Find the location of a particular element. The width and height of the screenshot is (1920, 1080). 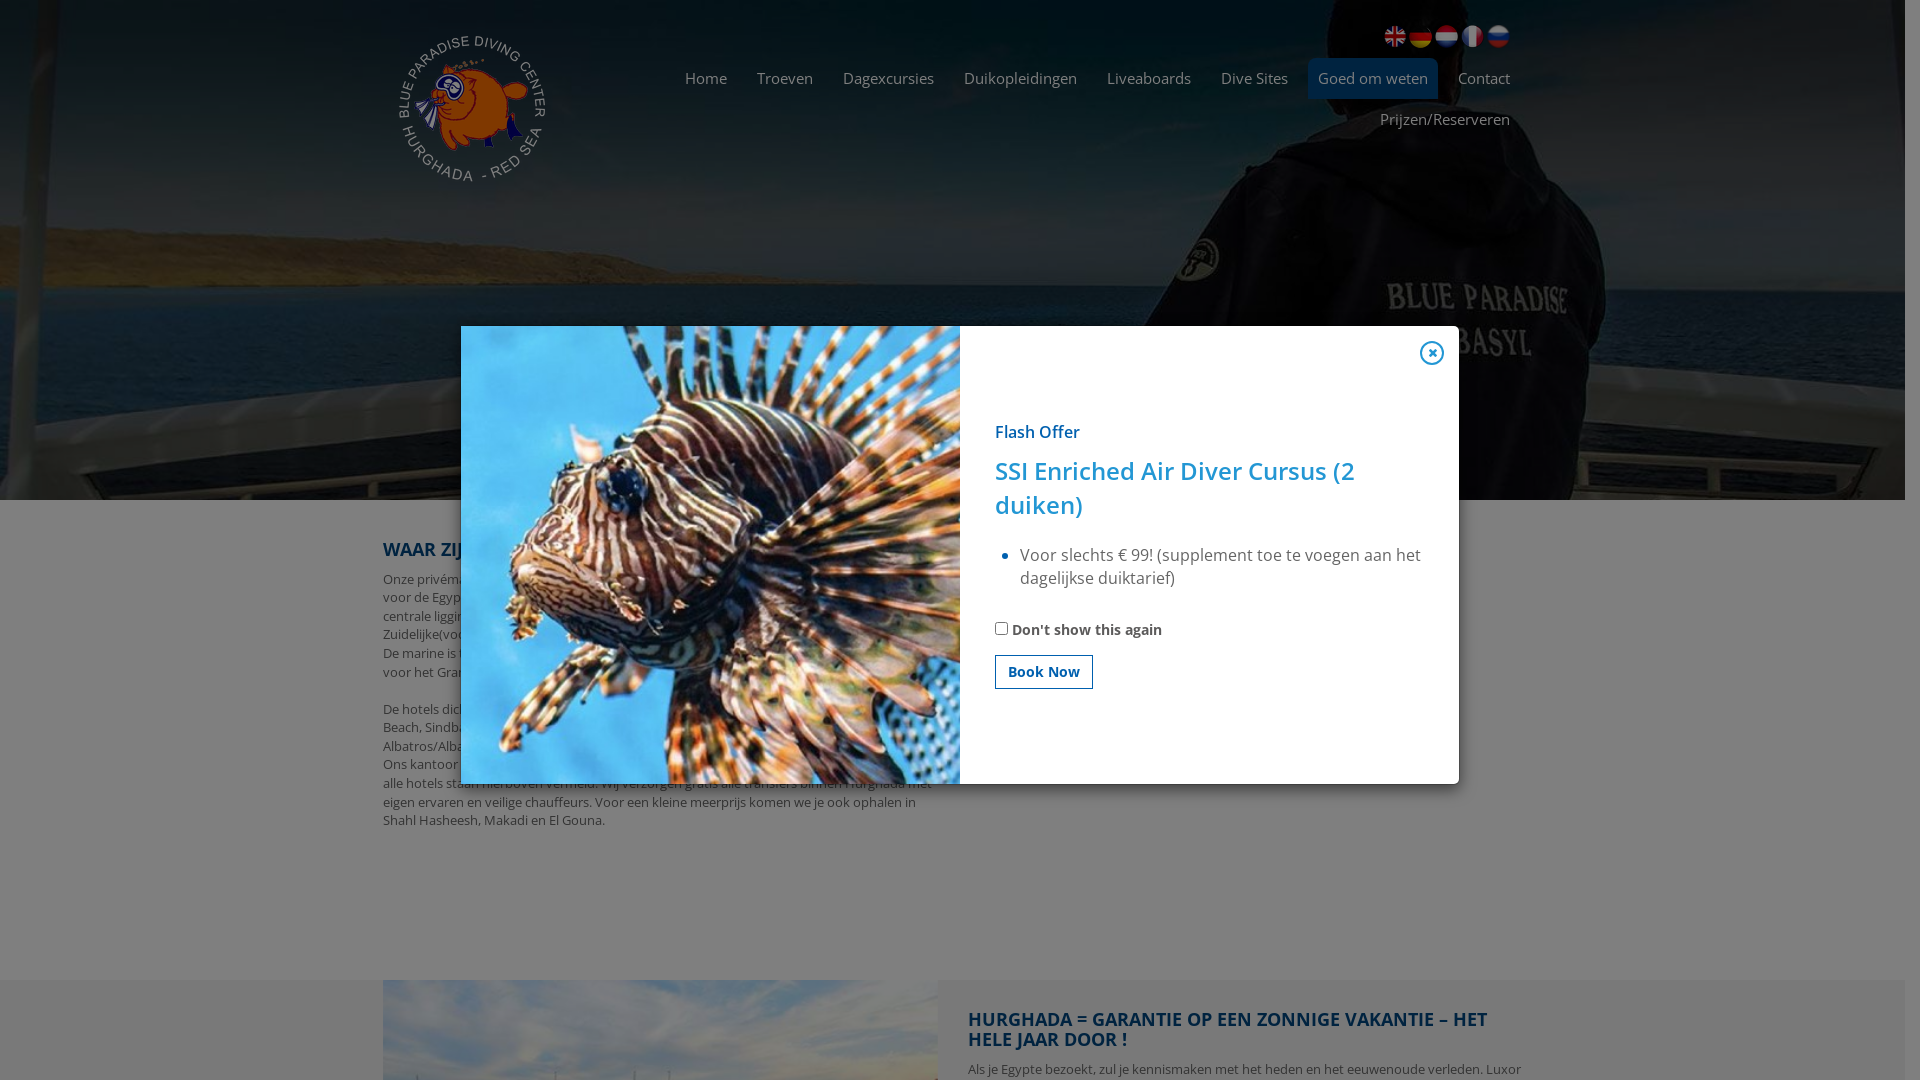

'Goed om weten' is located at coordinates (1371, 77).